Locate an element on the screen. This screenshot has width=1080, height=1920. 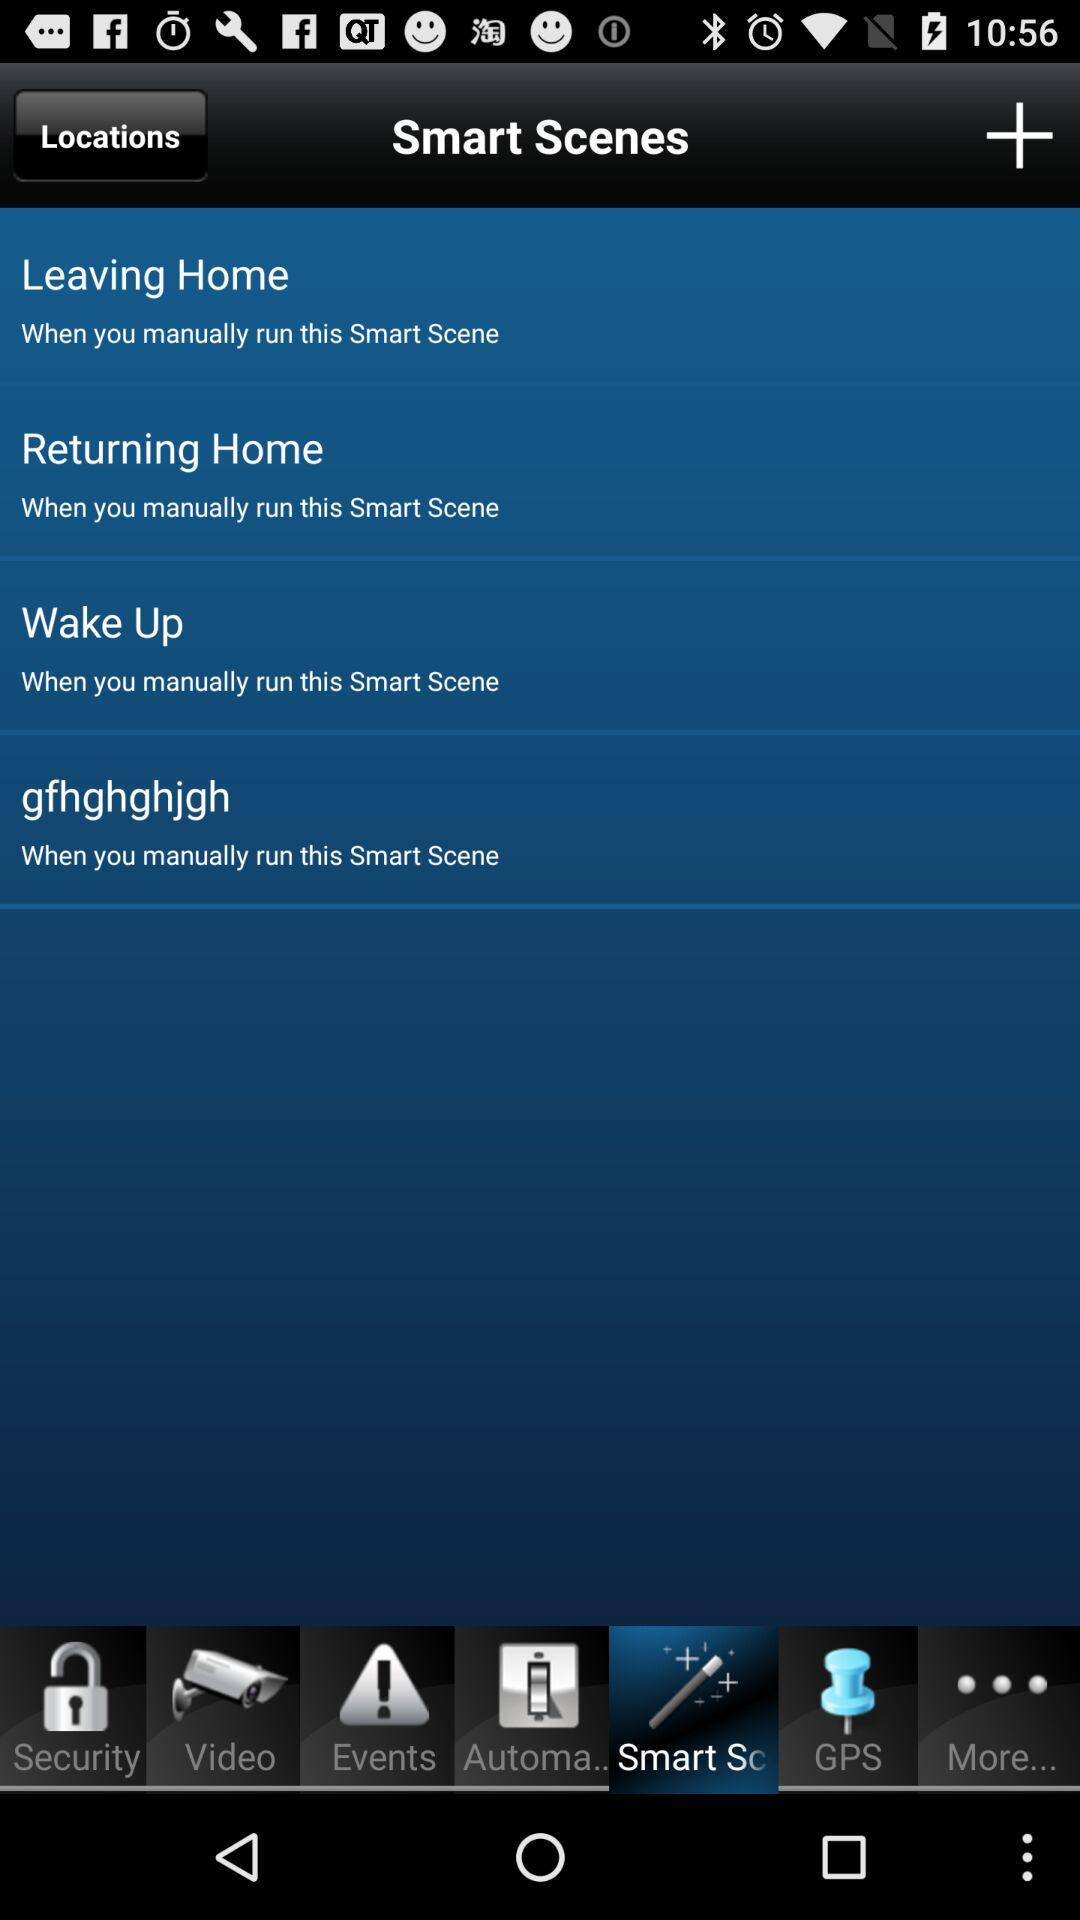
location is located at coordinates (1019, 134).